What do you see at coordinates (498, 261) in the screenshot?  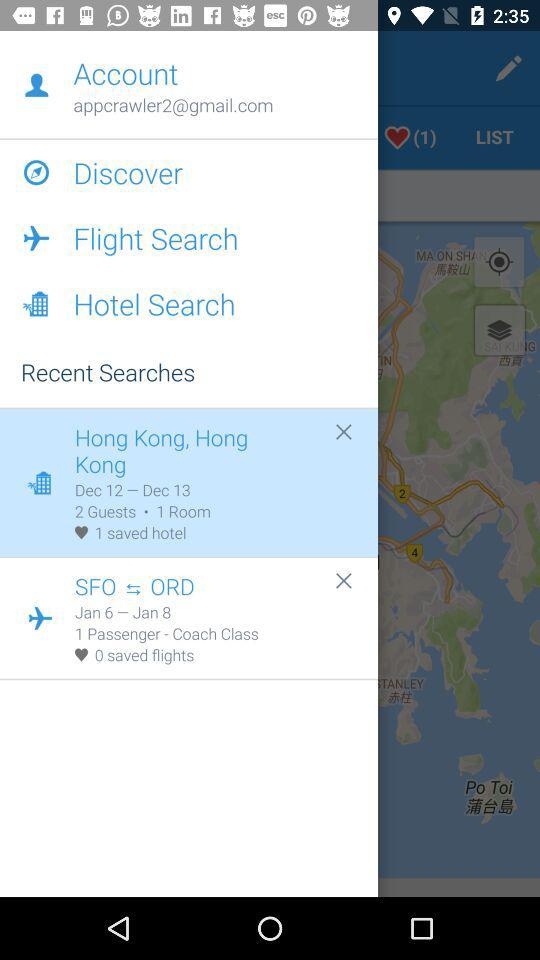 I see `the location_crosshair icon` at bounding box center [498, 261].